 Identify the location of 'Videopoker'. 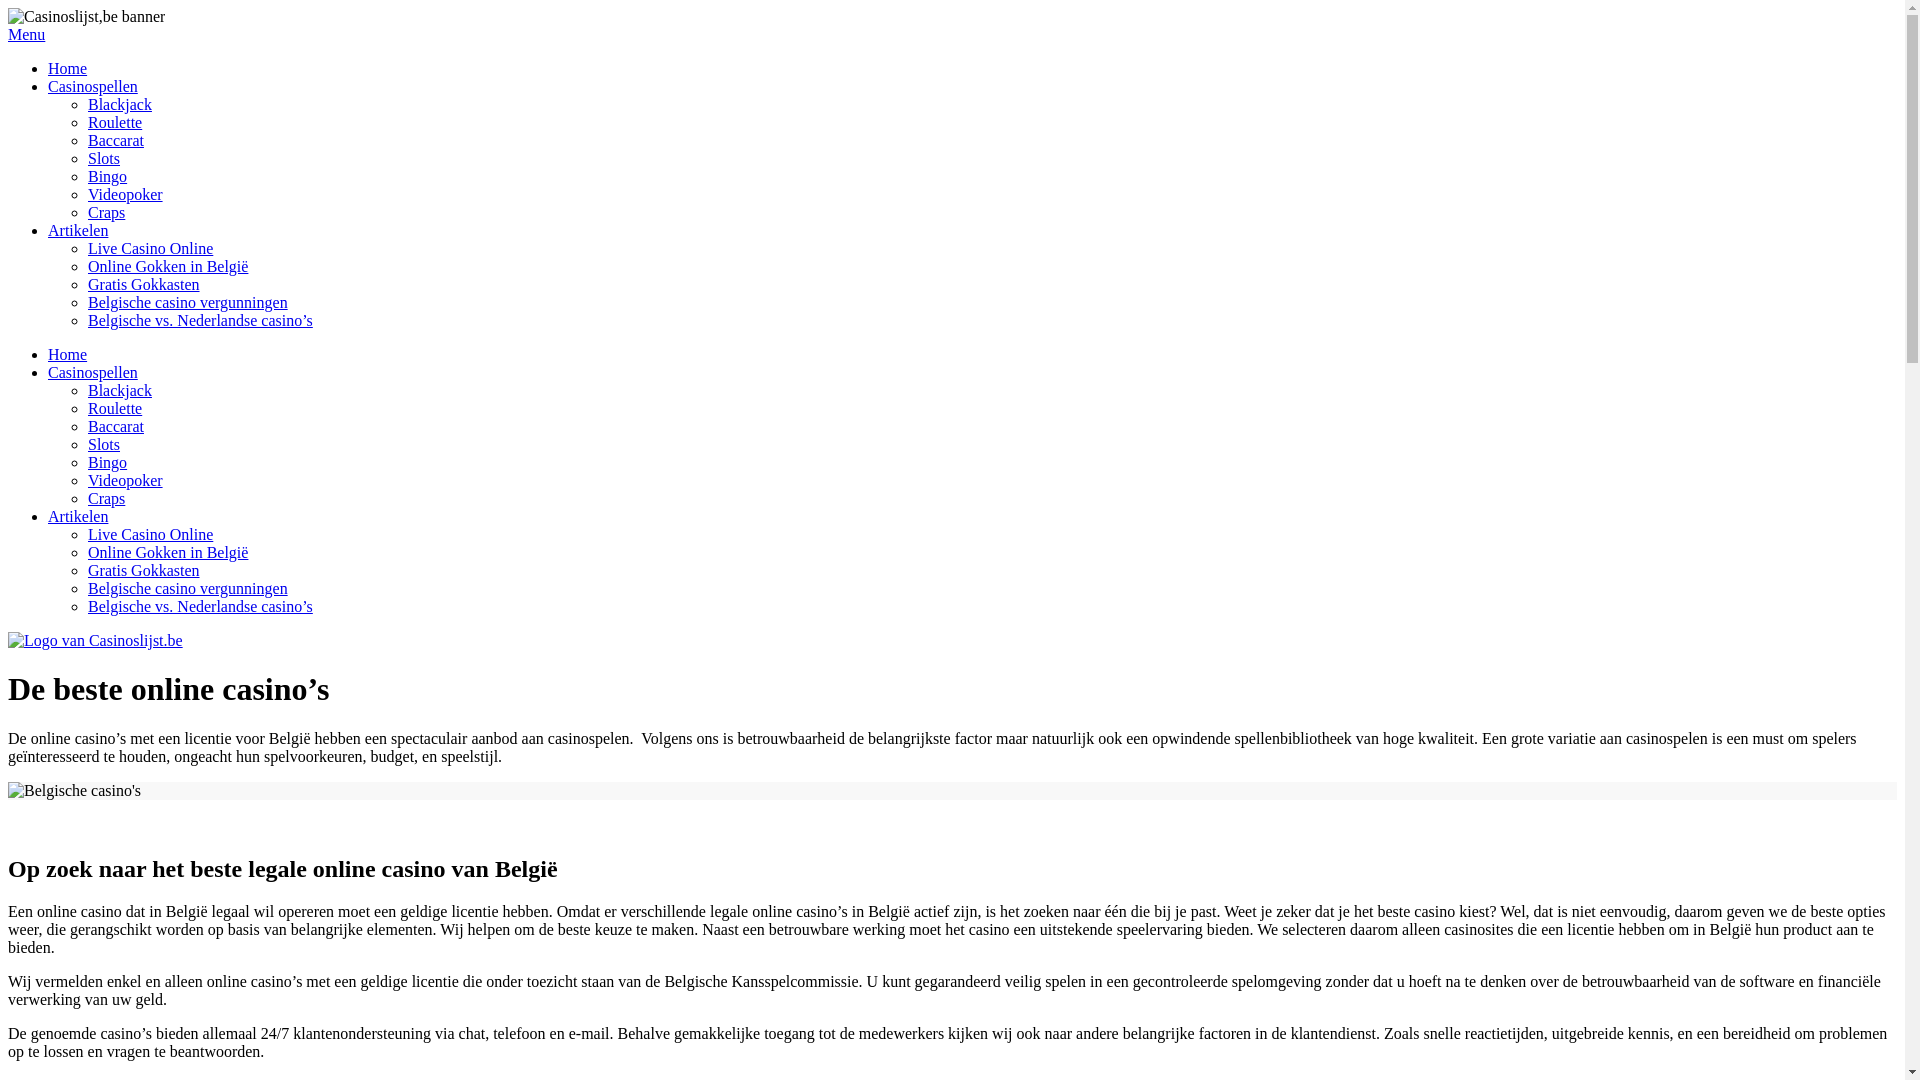
(124, 480).